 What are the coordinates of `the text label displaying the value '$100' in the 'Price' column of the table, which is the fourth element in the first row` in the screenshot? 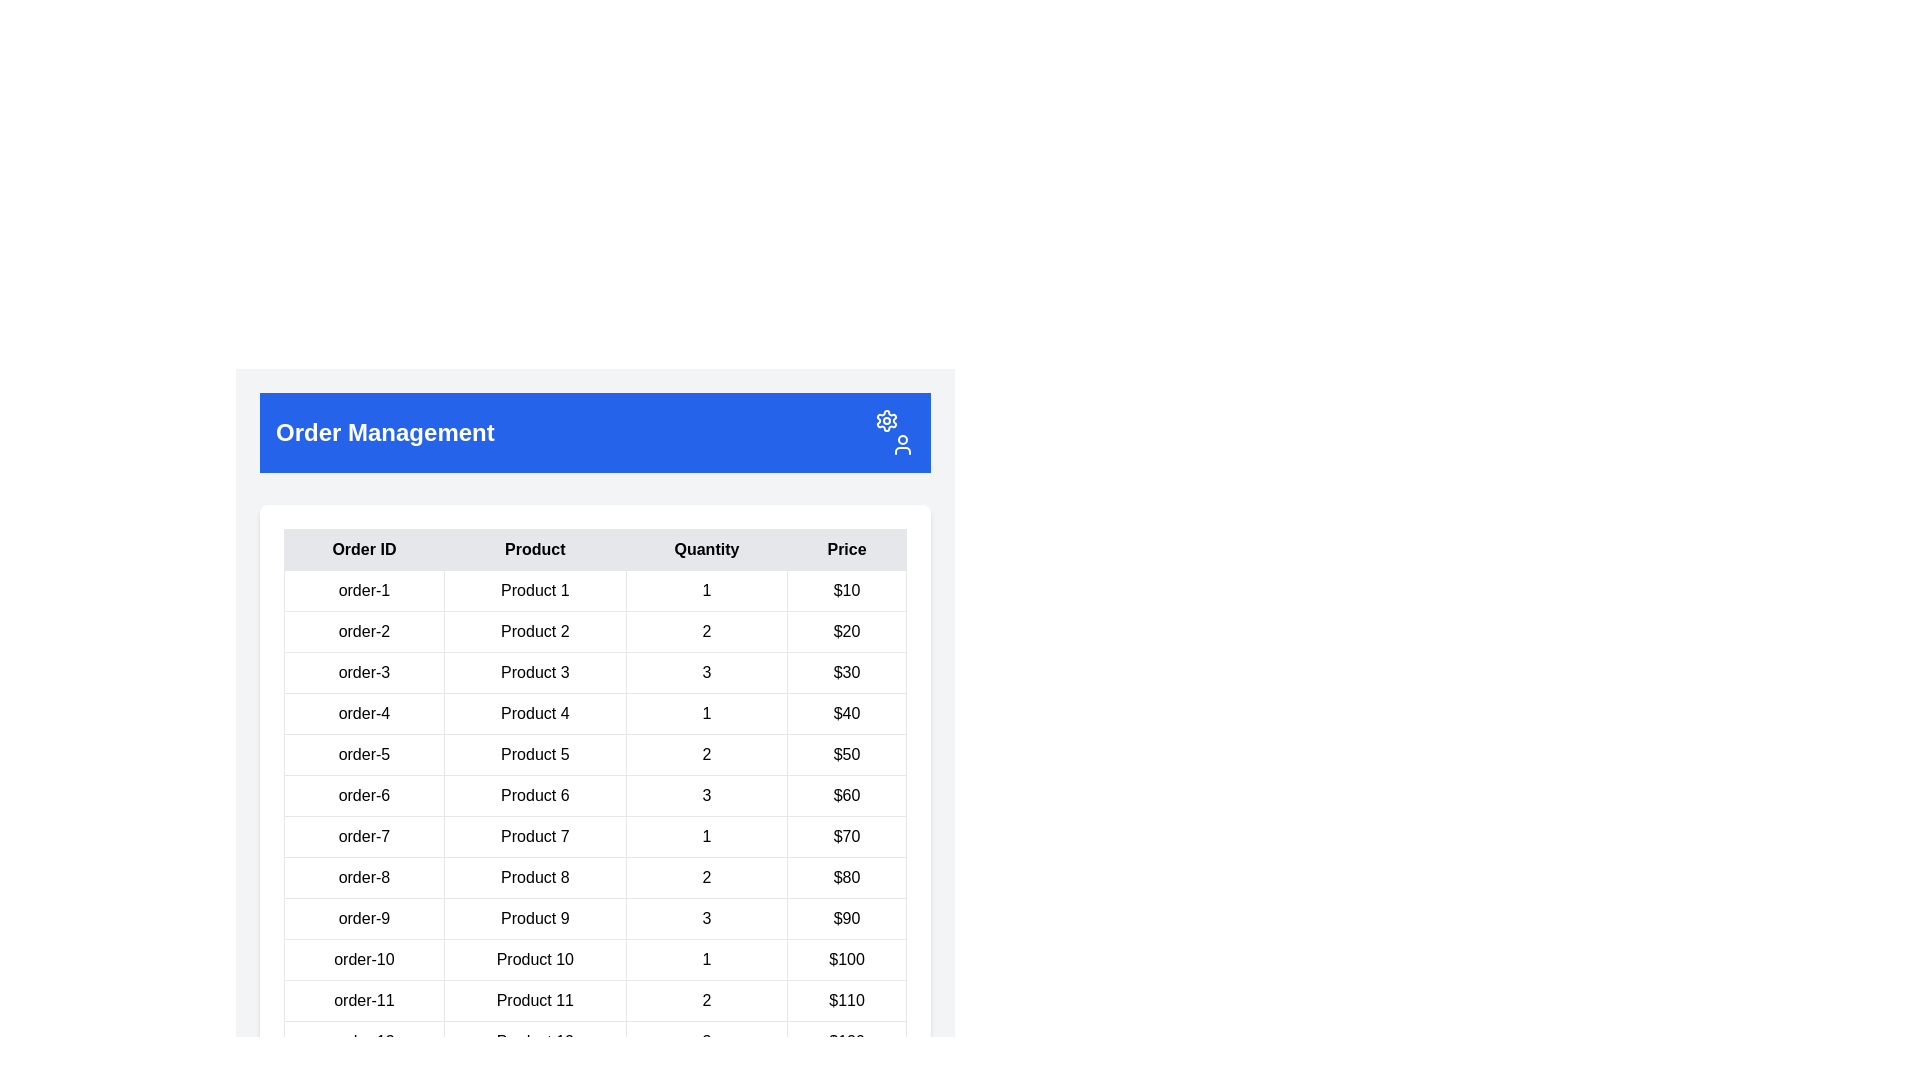 It's located at (847, 959).